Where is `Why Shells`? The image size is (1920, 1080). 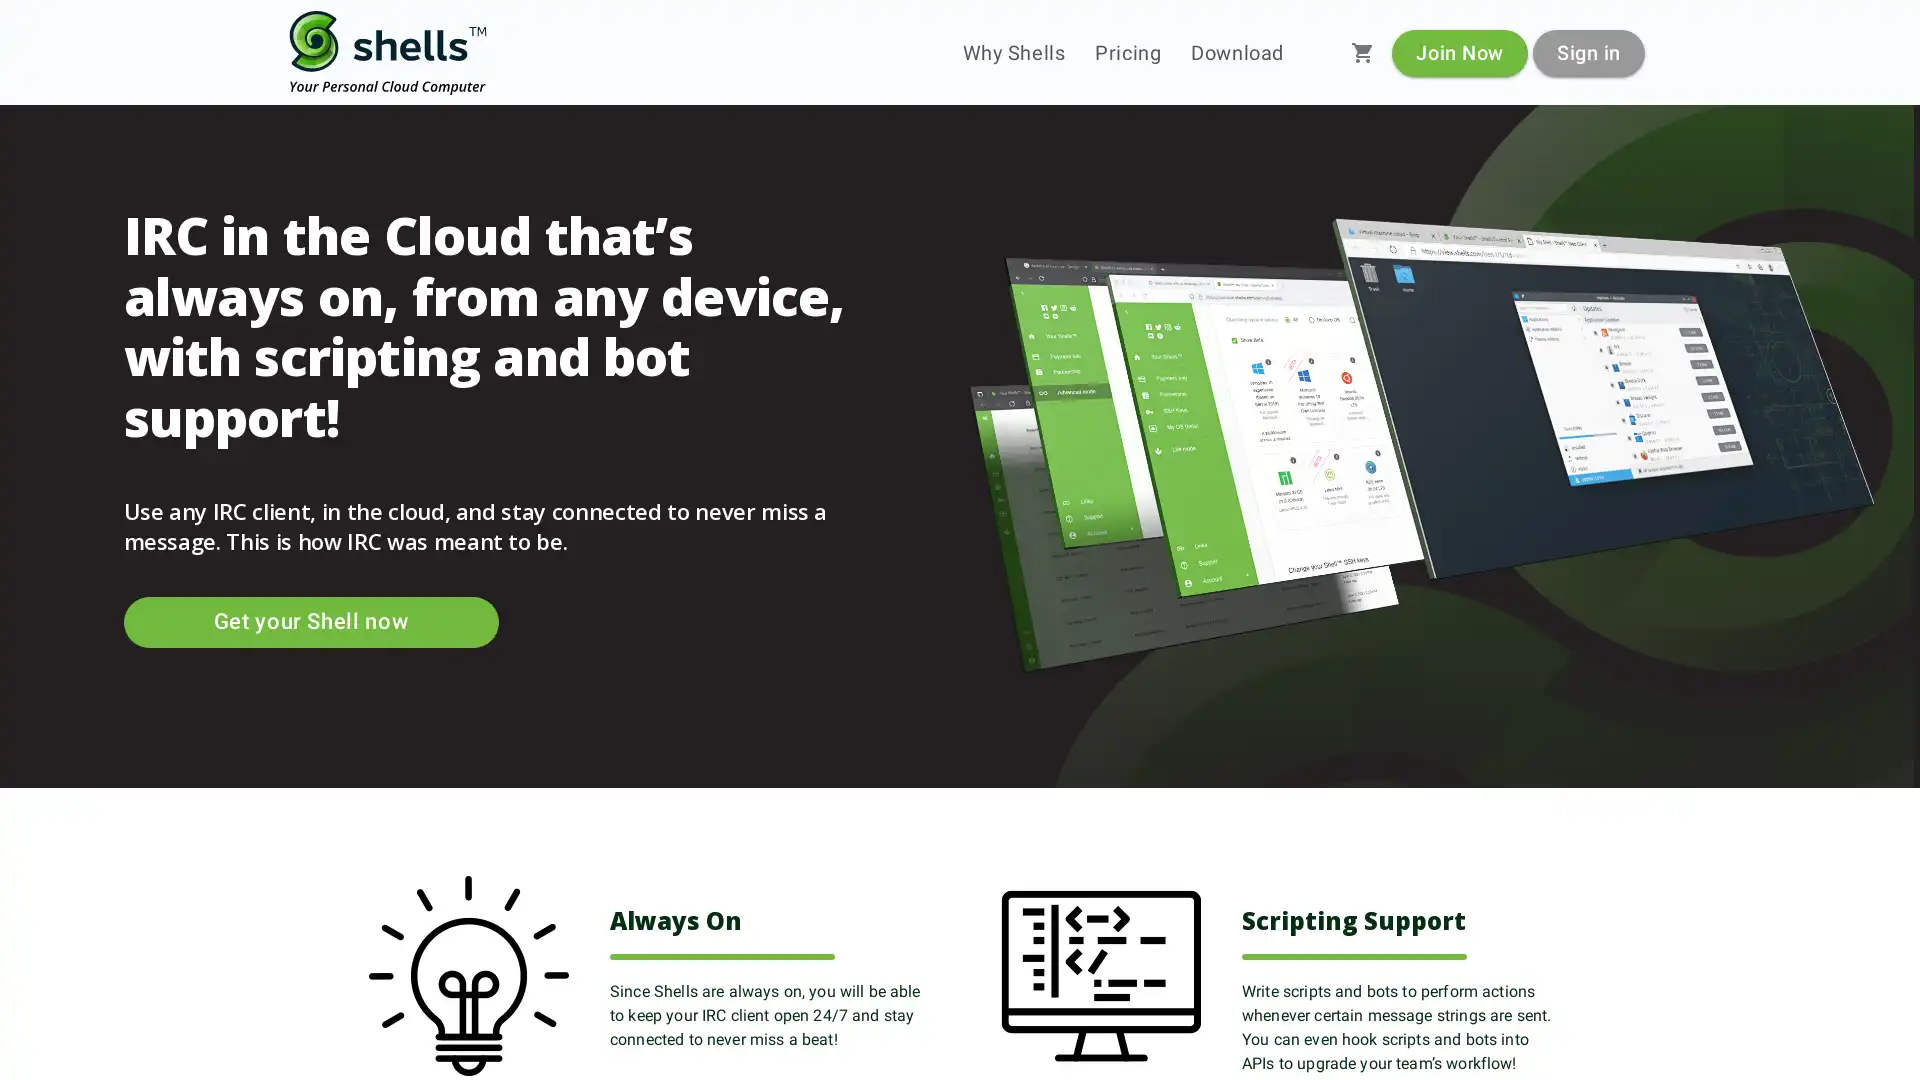 Why Shells is located at coordinates (1013, 52).